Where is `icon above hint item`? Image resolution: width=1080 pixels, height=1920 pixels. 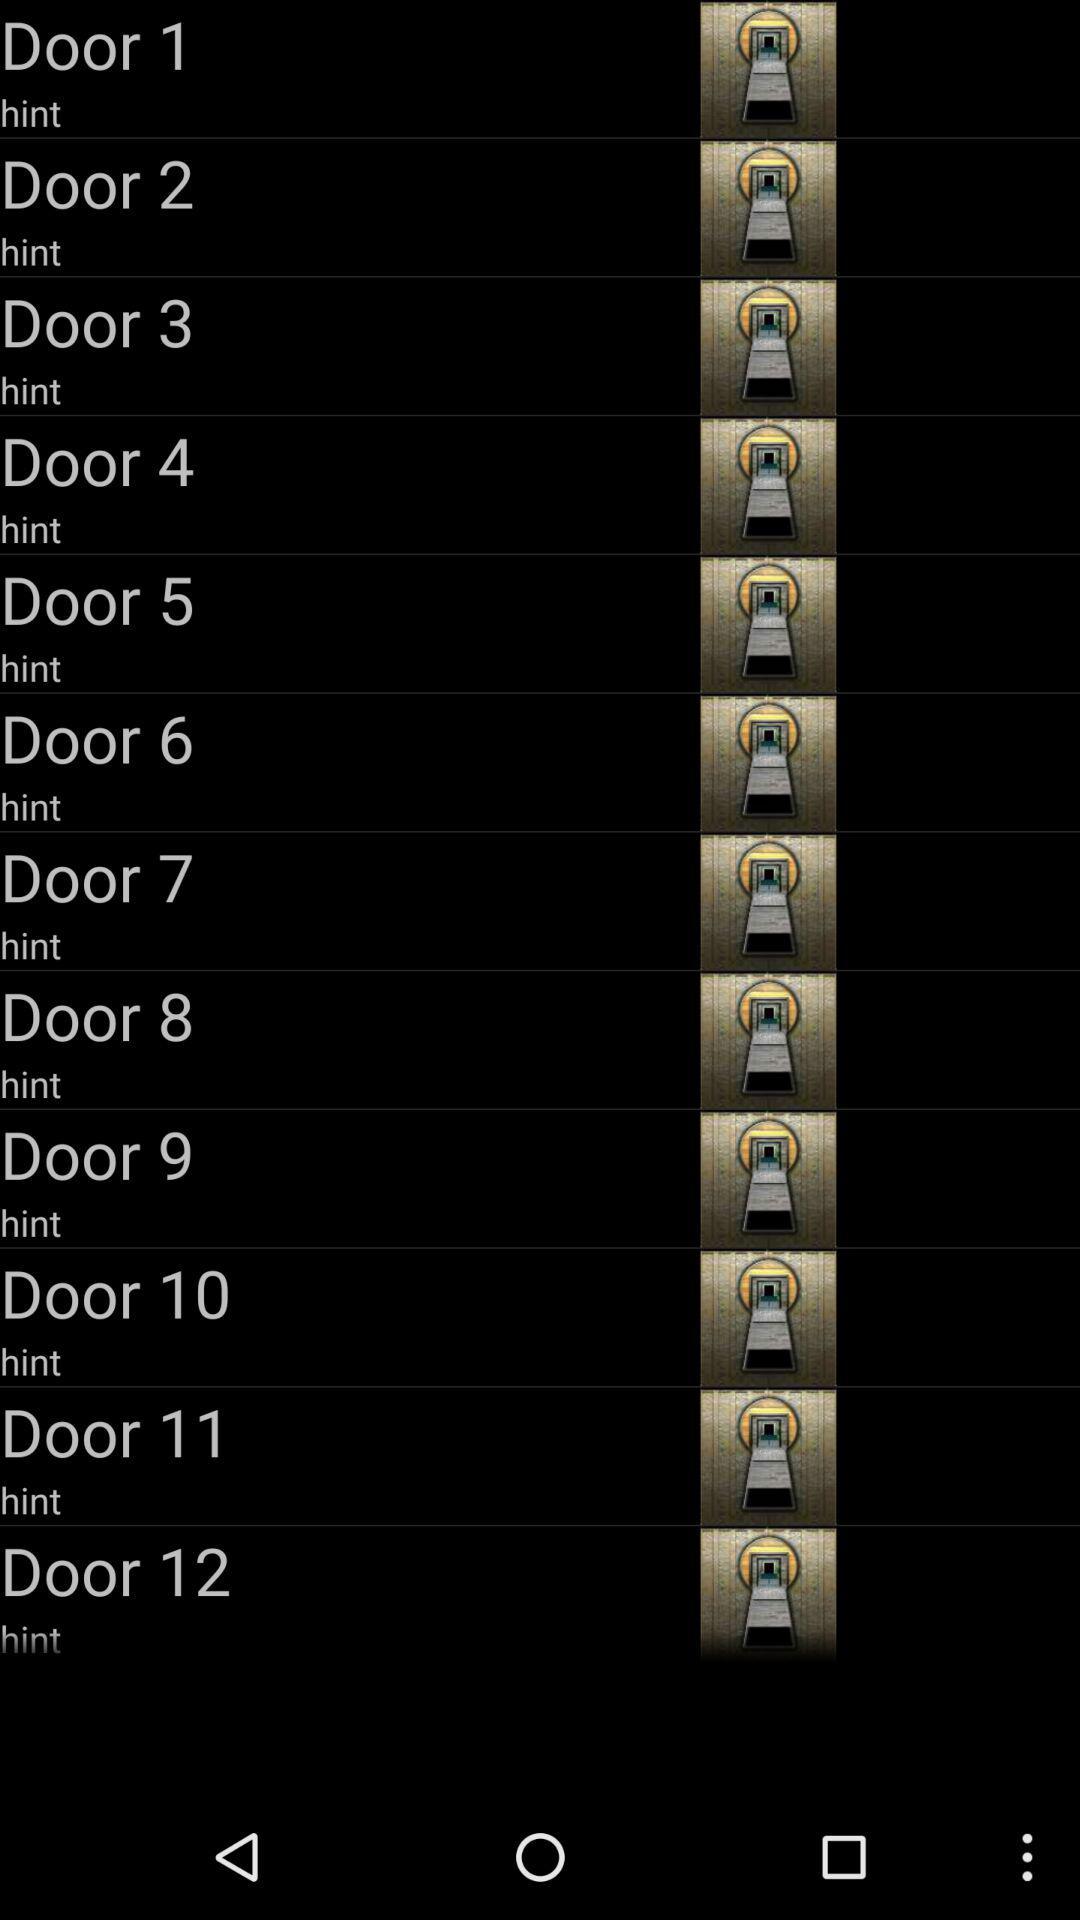 icon above hint item is located at coordinates (346, 1430).